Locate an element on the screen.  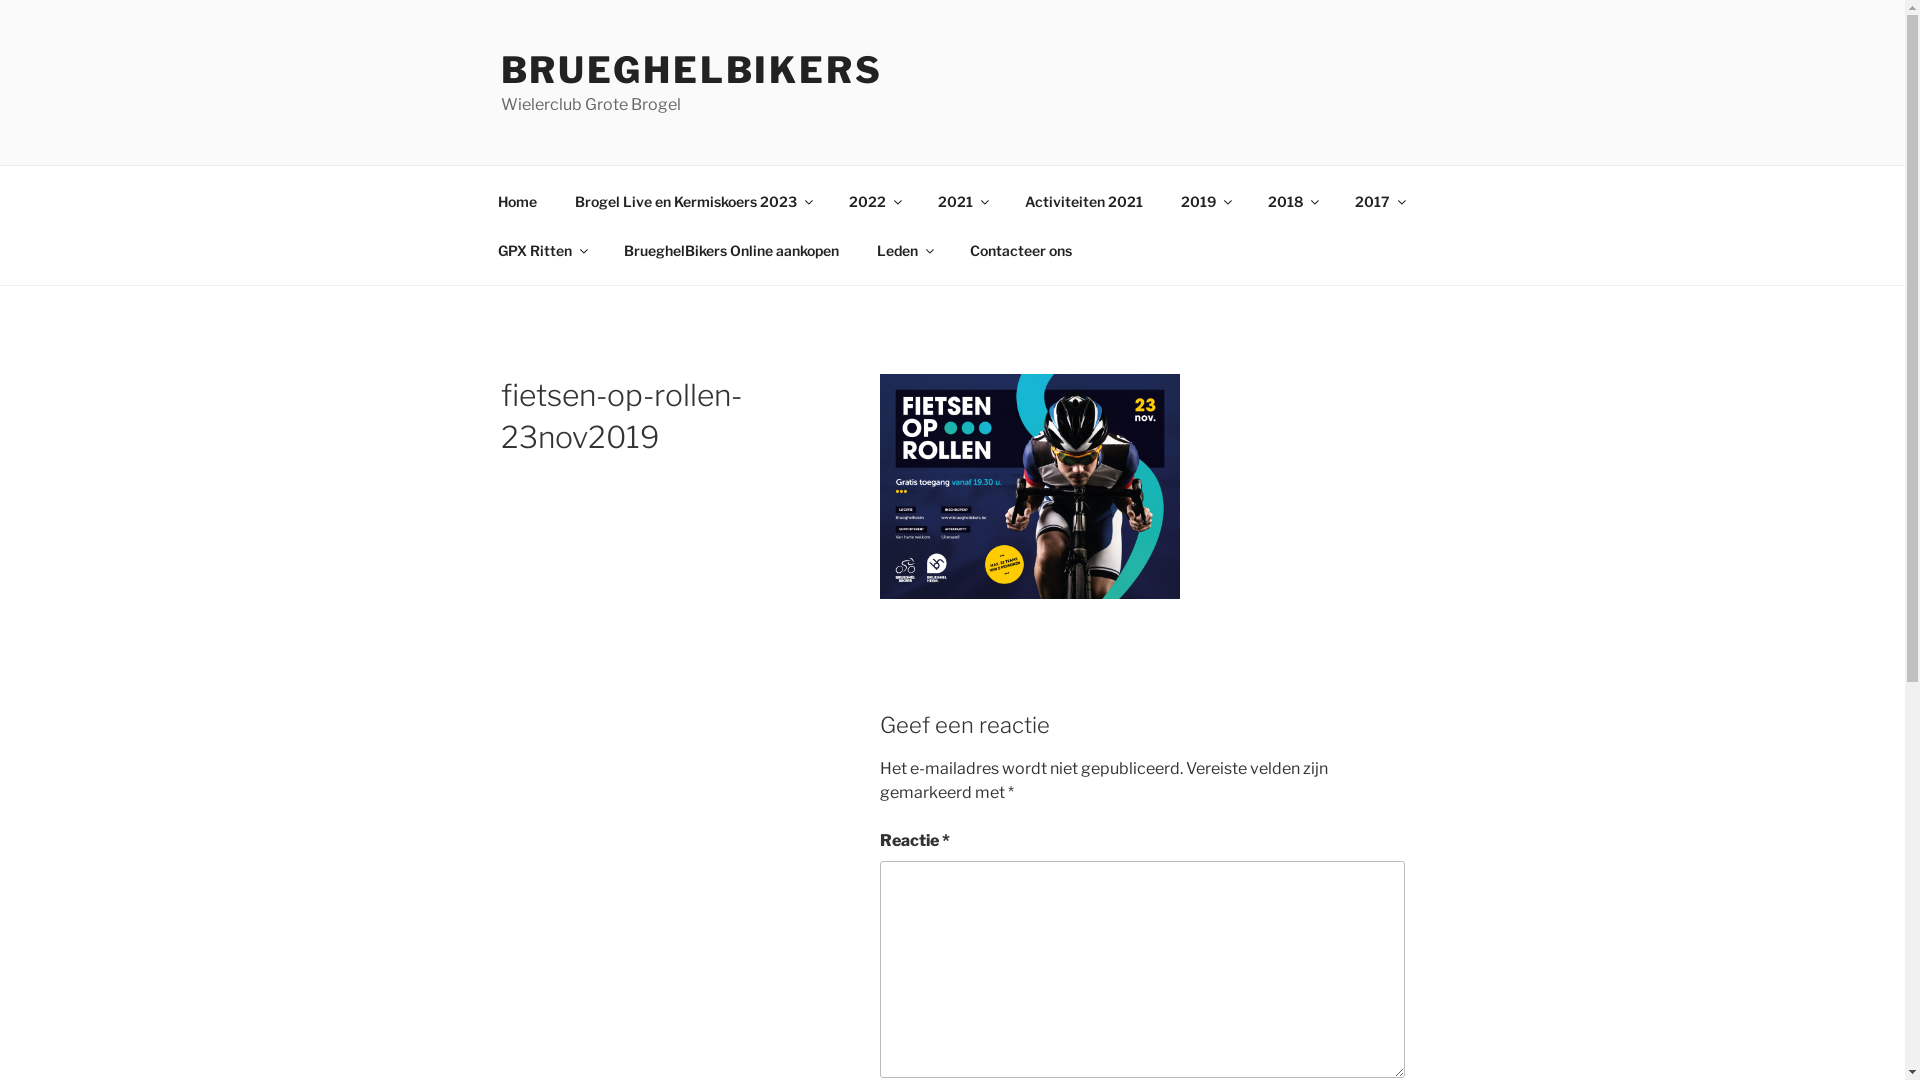
'Contacteer ons' is located at coordinates (1020, 249).